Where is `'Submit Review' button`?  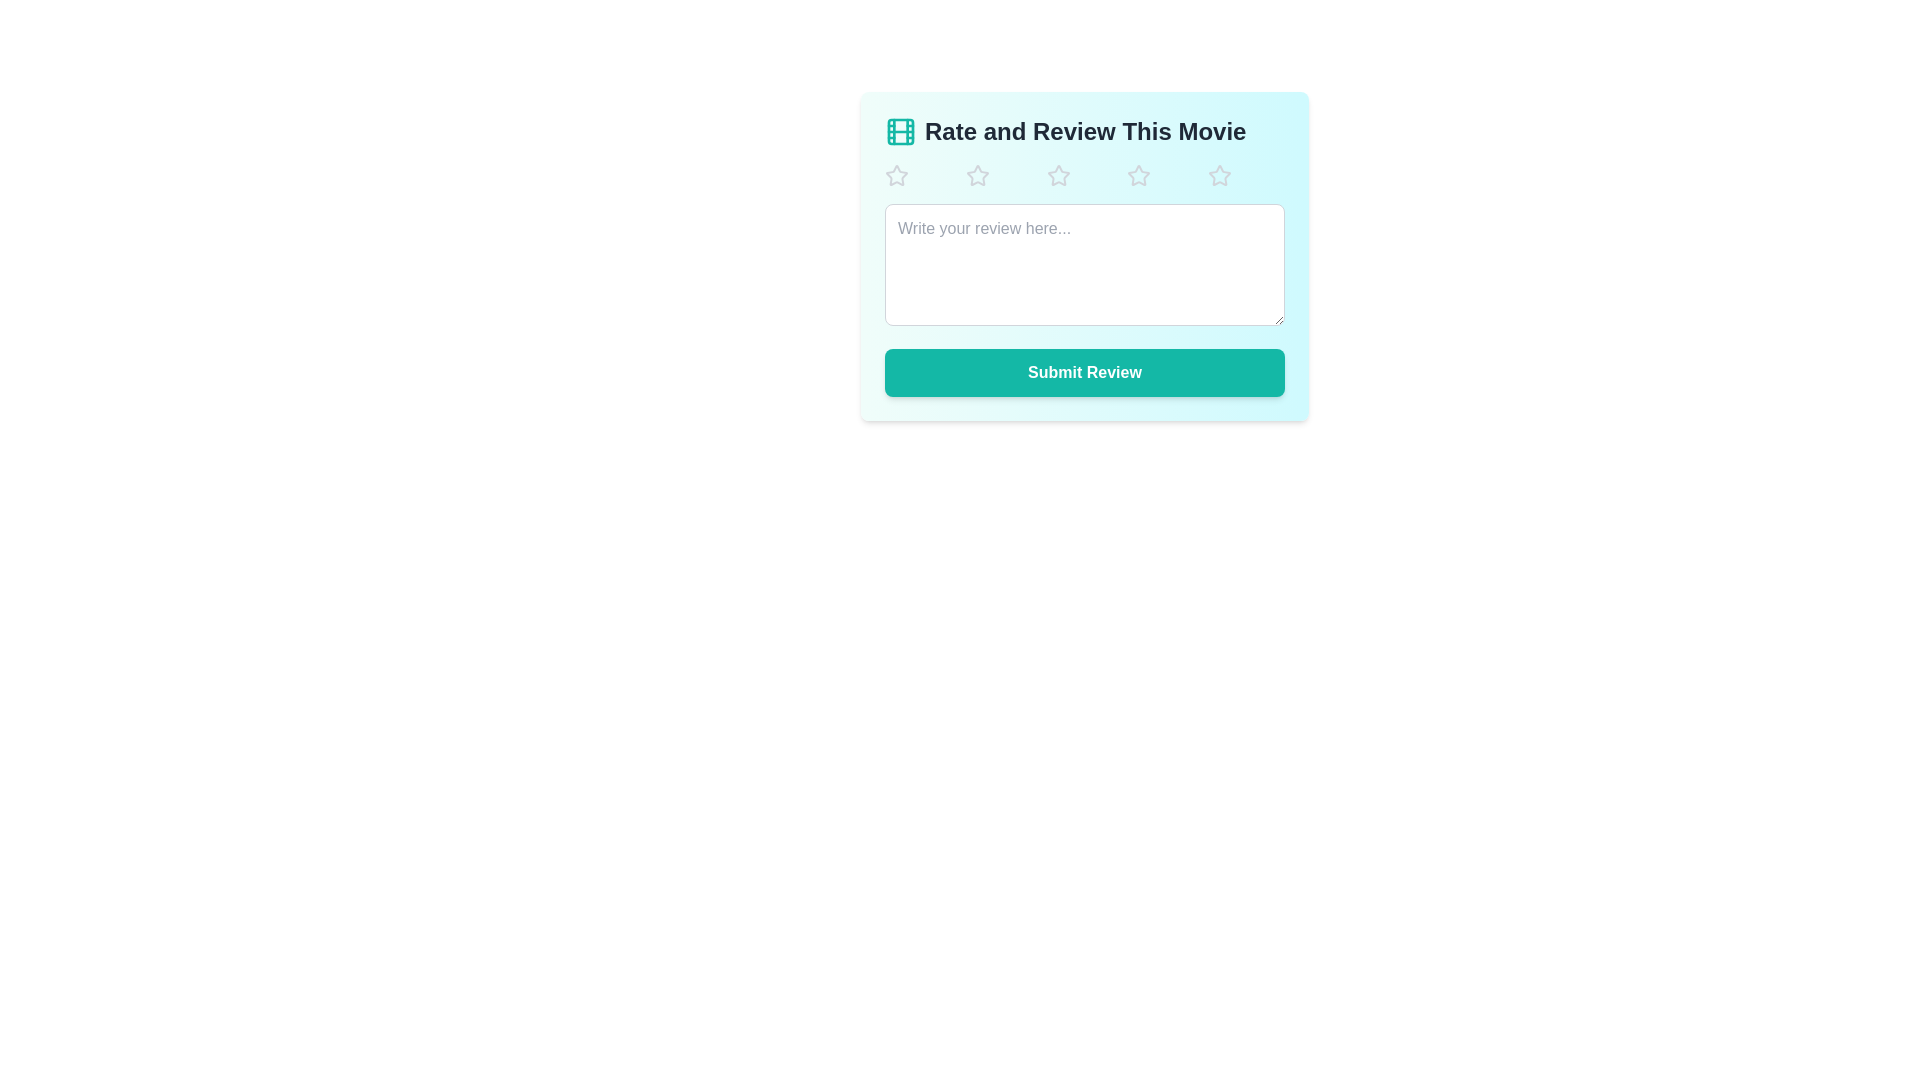 'Submit Review' button is located at coordinates (1083, 373).